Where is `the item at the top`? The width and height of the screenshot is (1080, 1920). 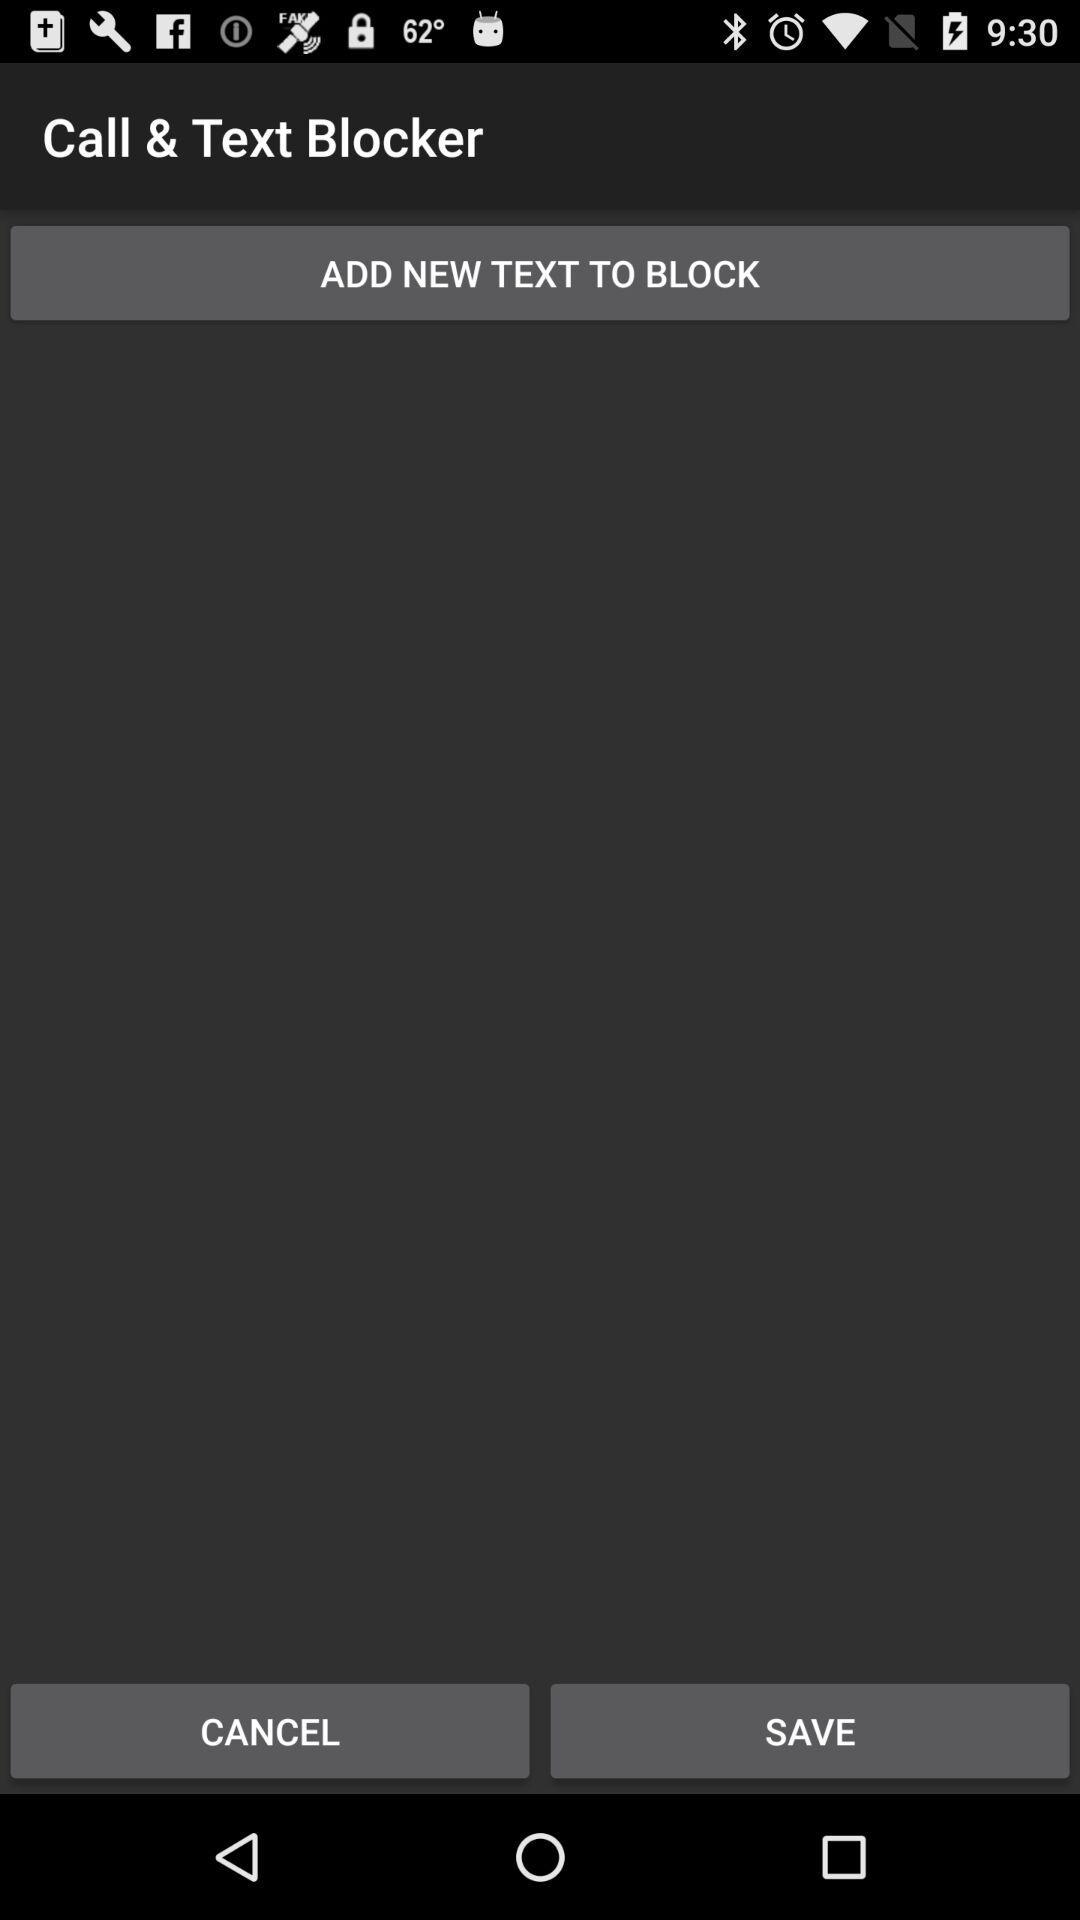
the item at the top is located at coordinates (540, 272).